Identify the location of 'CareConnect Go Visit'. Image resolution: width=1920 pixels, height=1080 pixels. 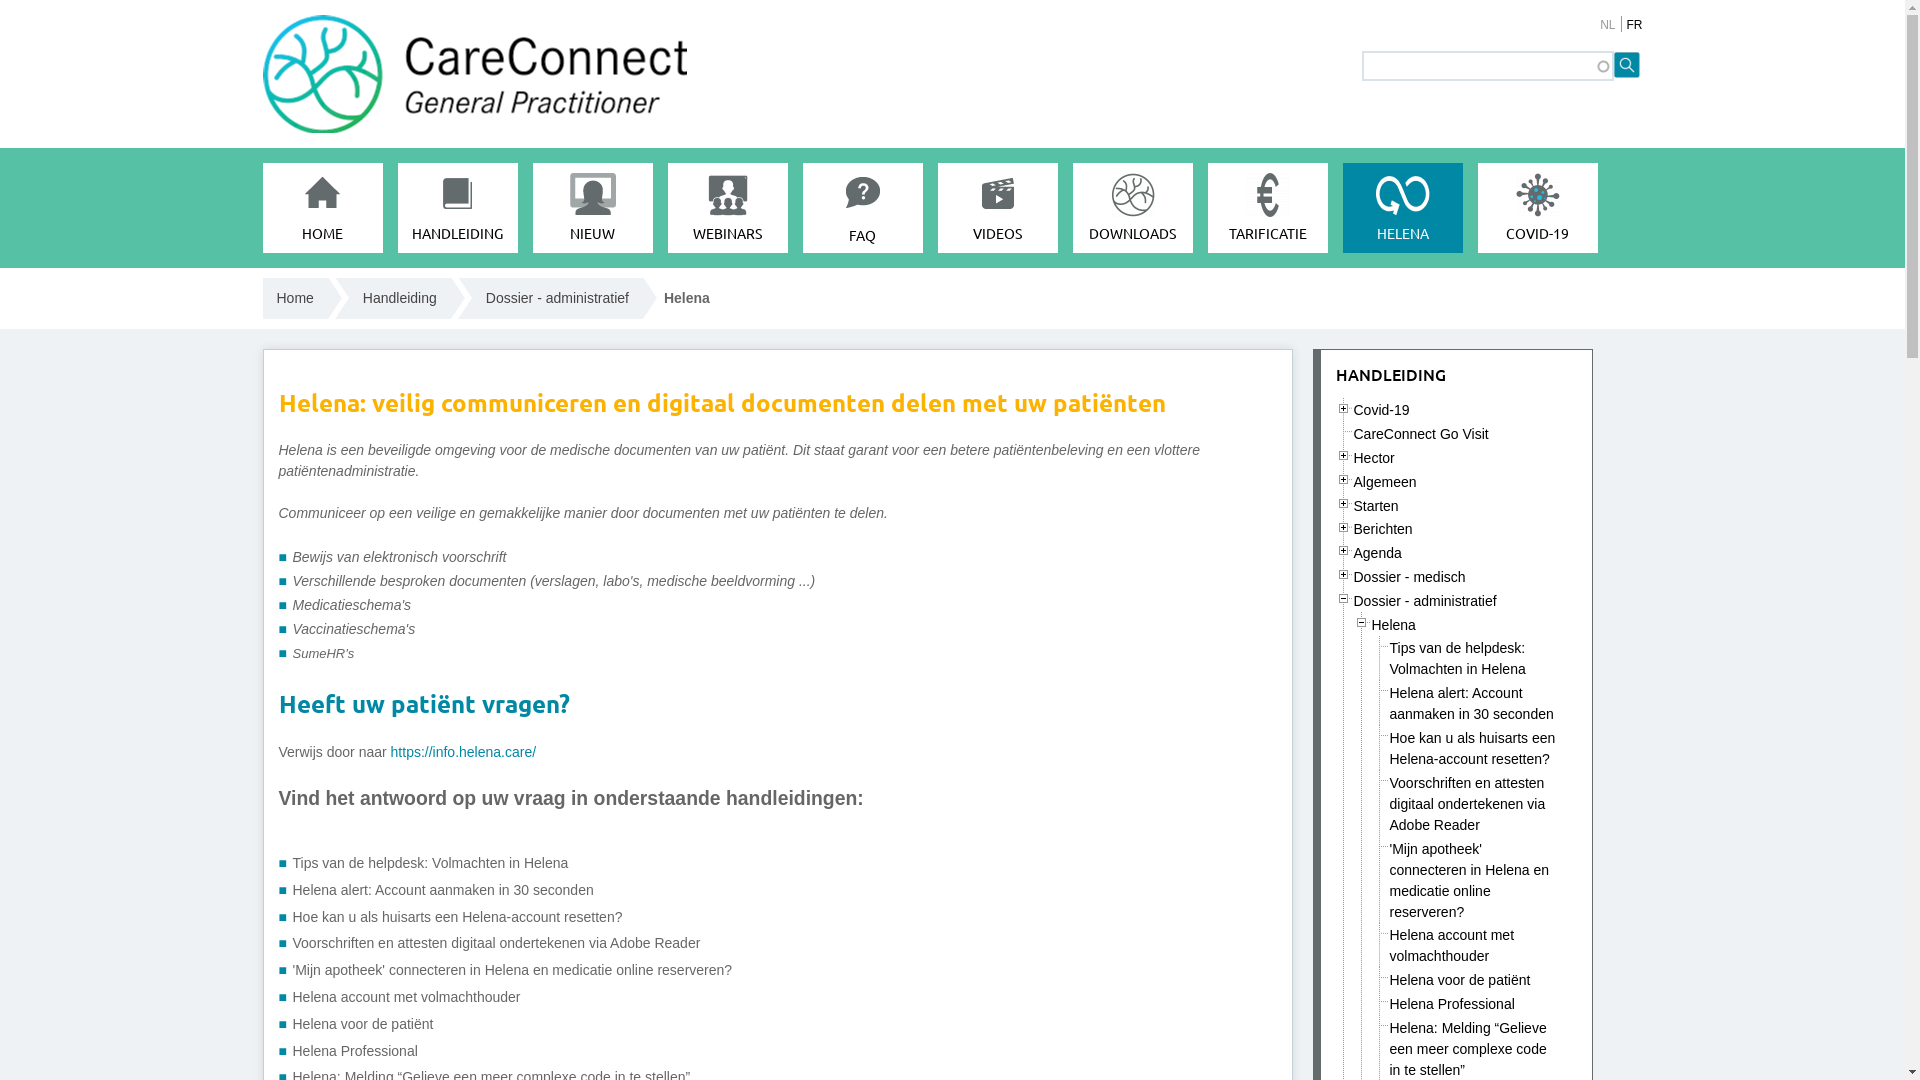
(1420, 433).